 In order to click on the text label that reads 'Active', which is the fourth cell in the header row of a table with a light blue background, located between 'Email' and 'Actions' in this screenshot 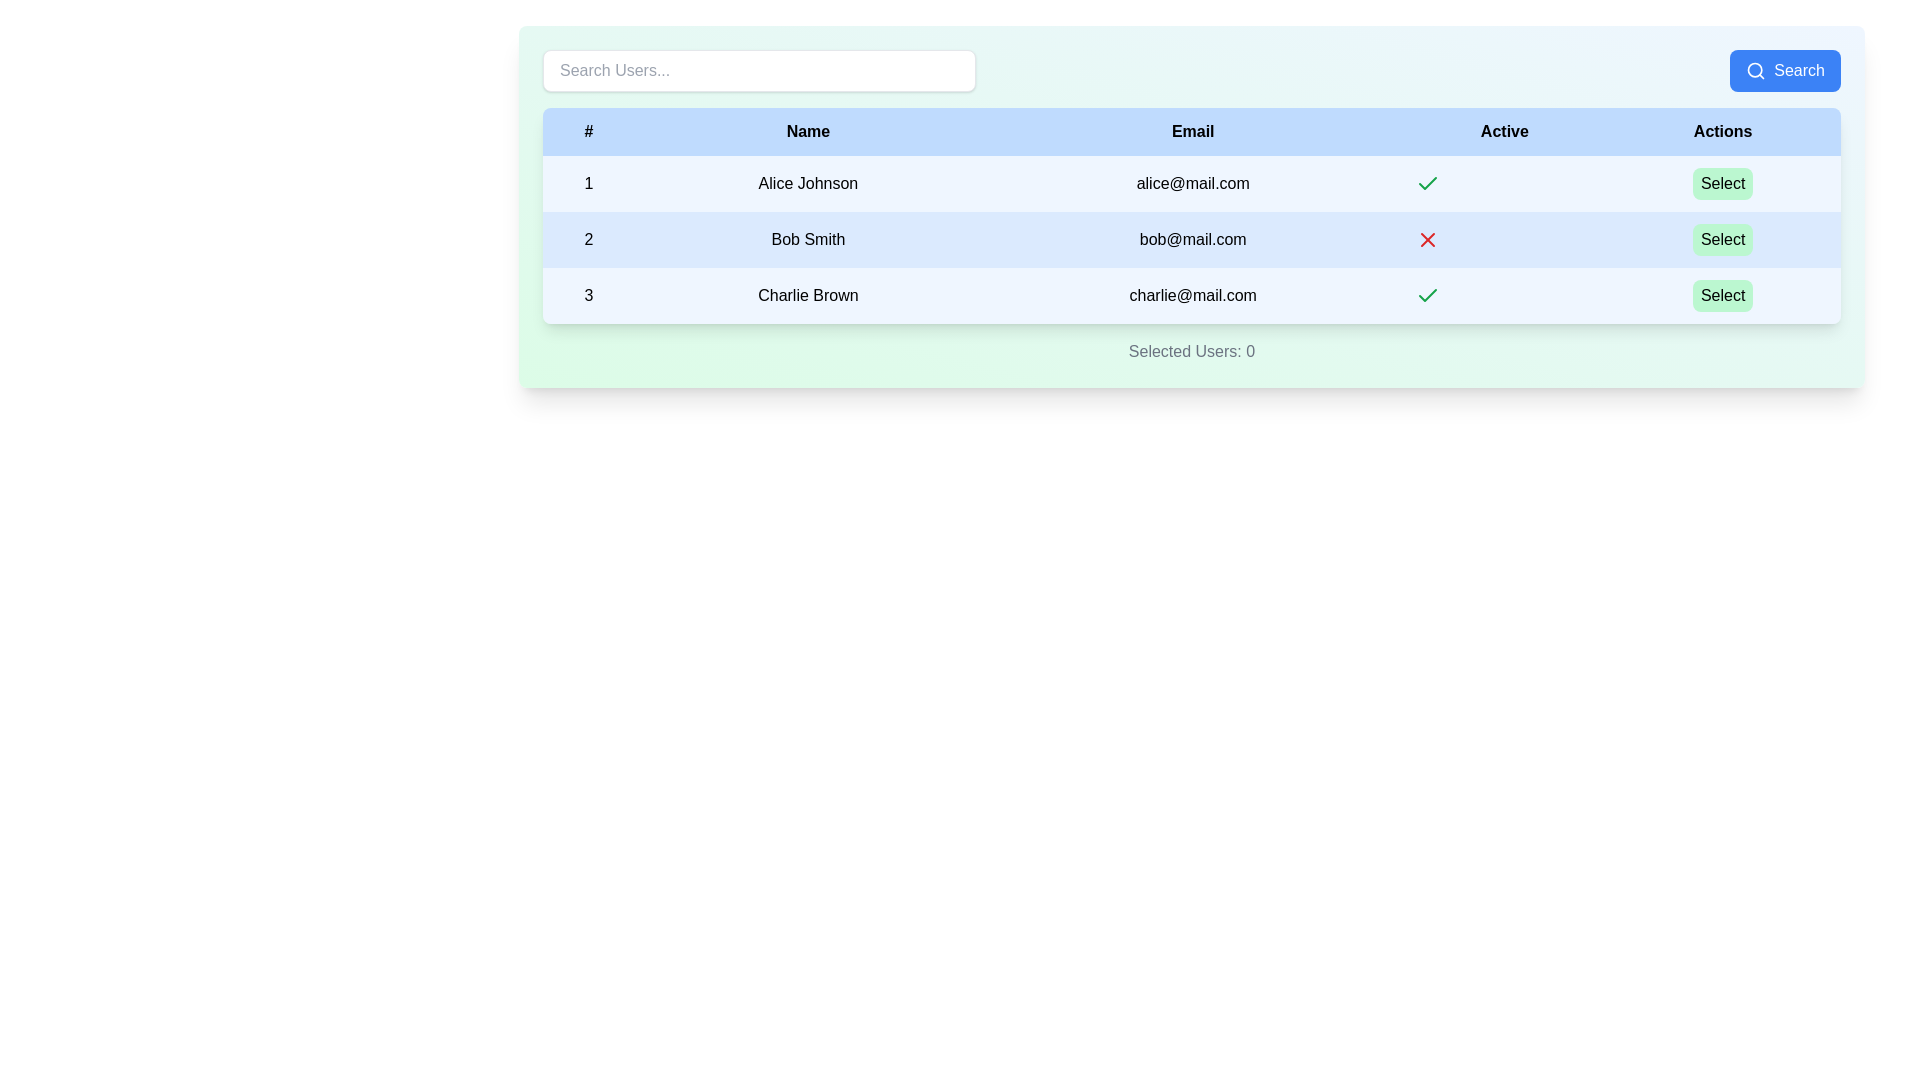, I will do `click(1504, 131)`.